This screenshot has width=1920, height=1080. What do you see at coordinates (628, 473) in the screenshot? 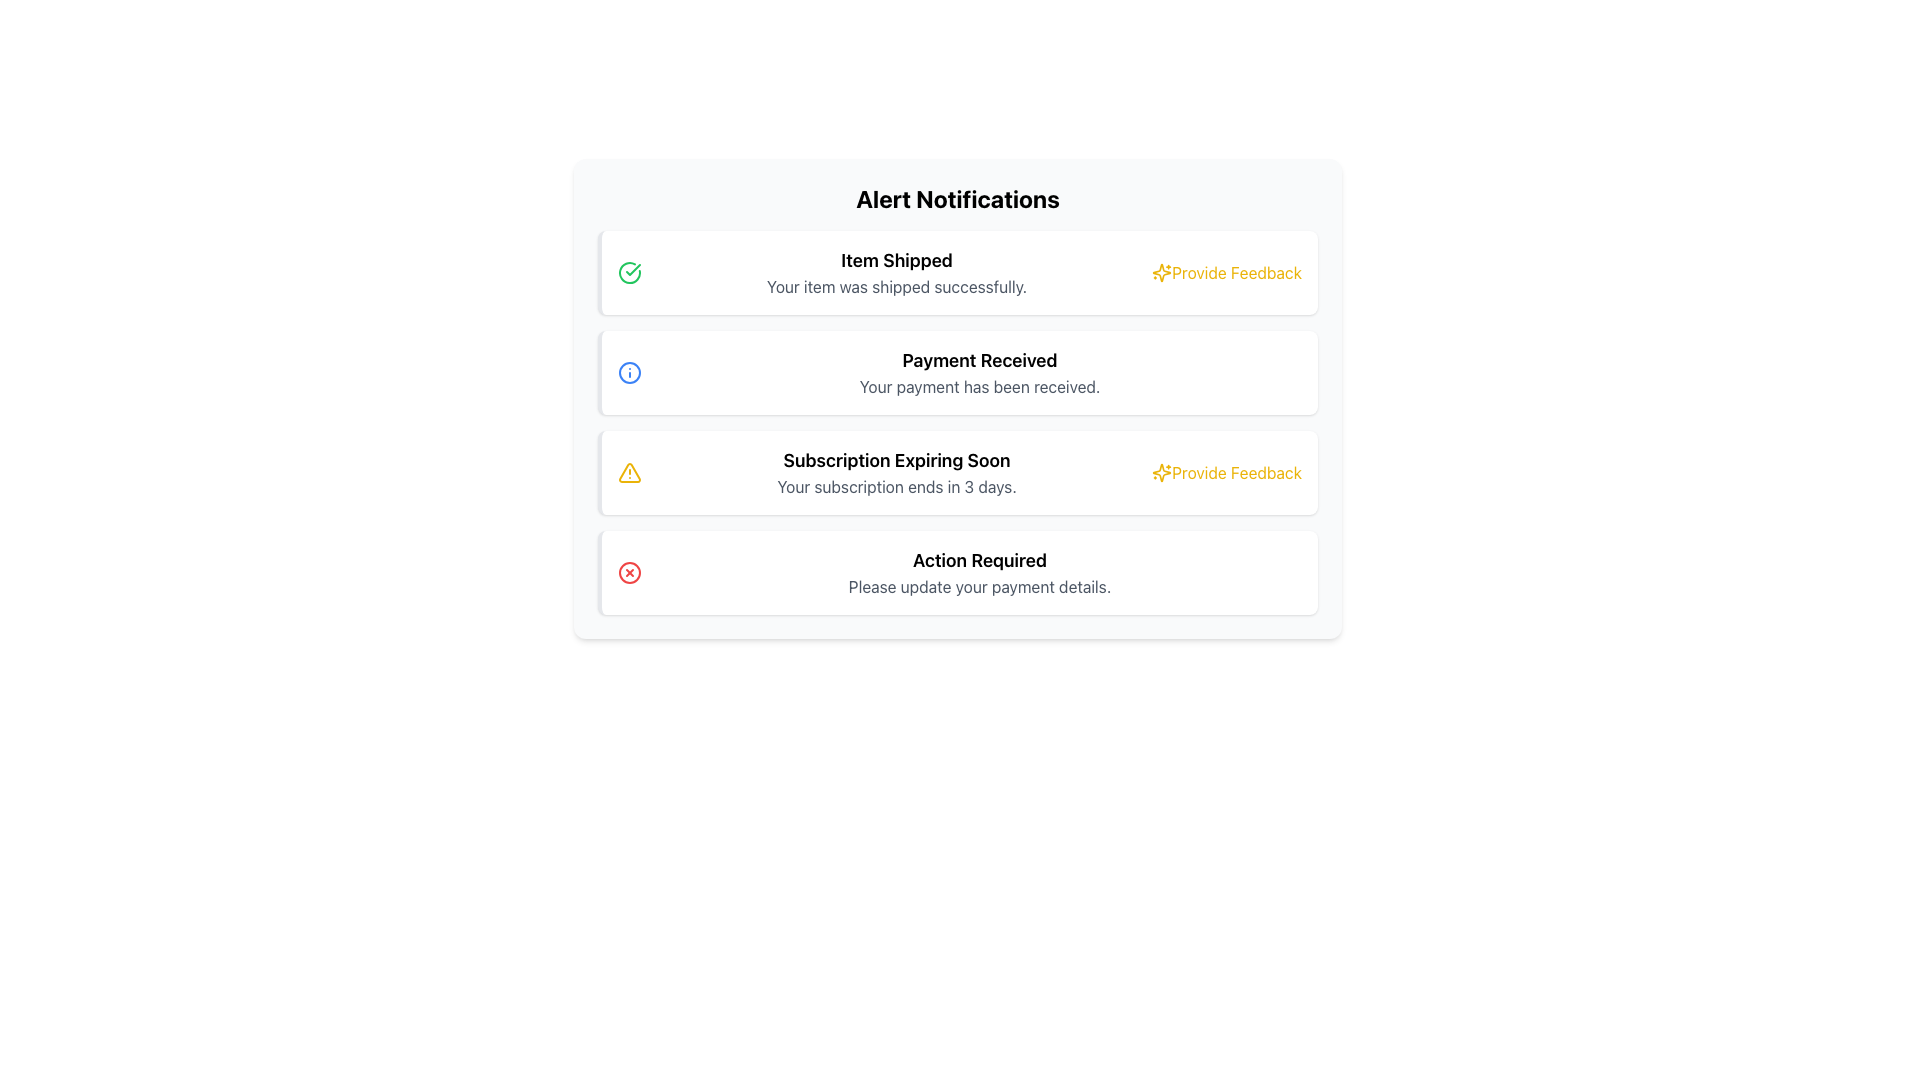
I see `the yellow triangle alert icon with an exclamation mark inside, located in the third alert card from the top, which indicates a subscription expiring soon` at bounding box center [628, 473].